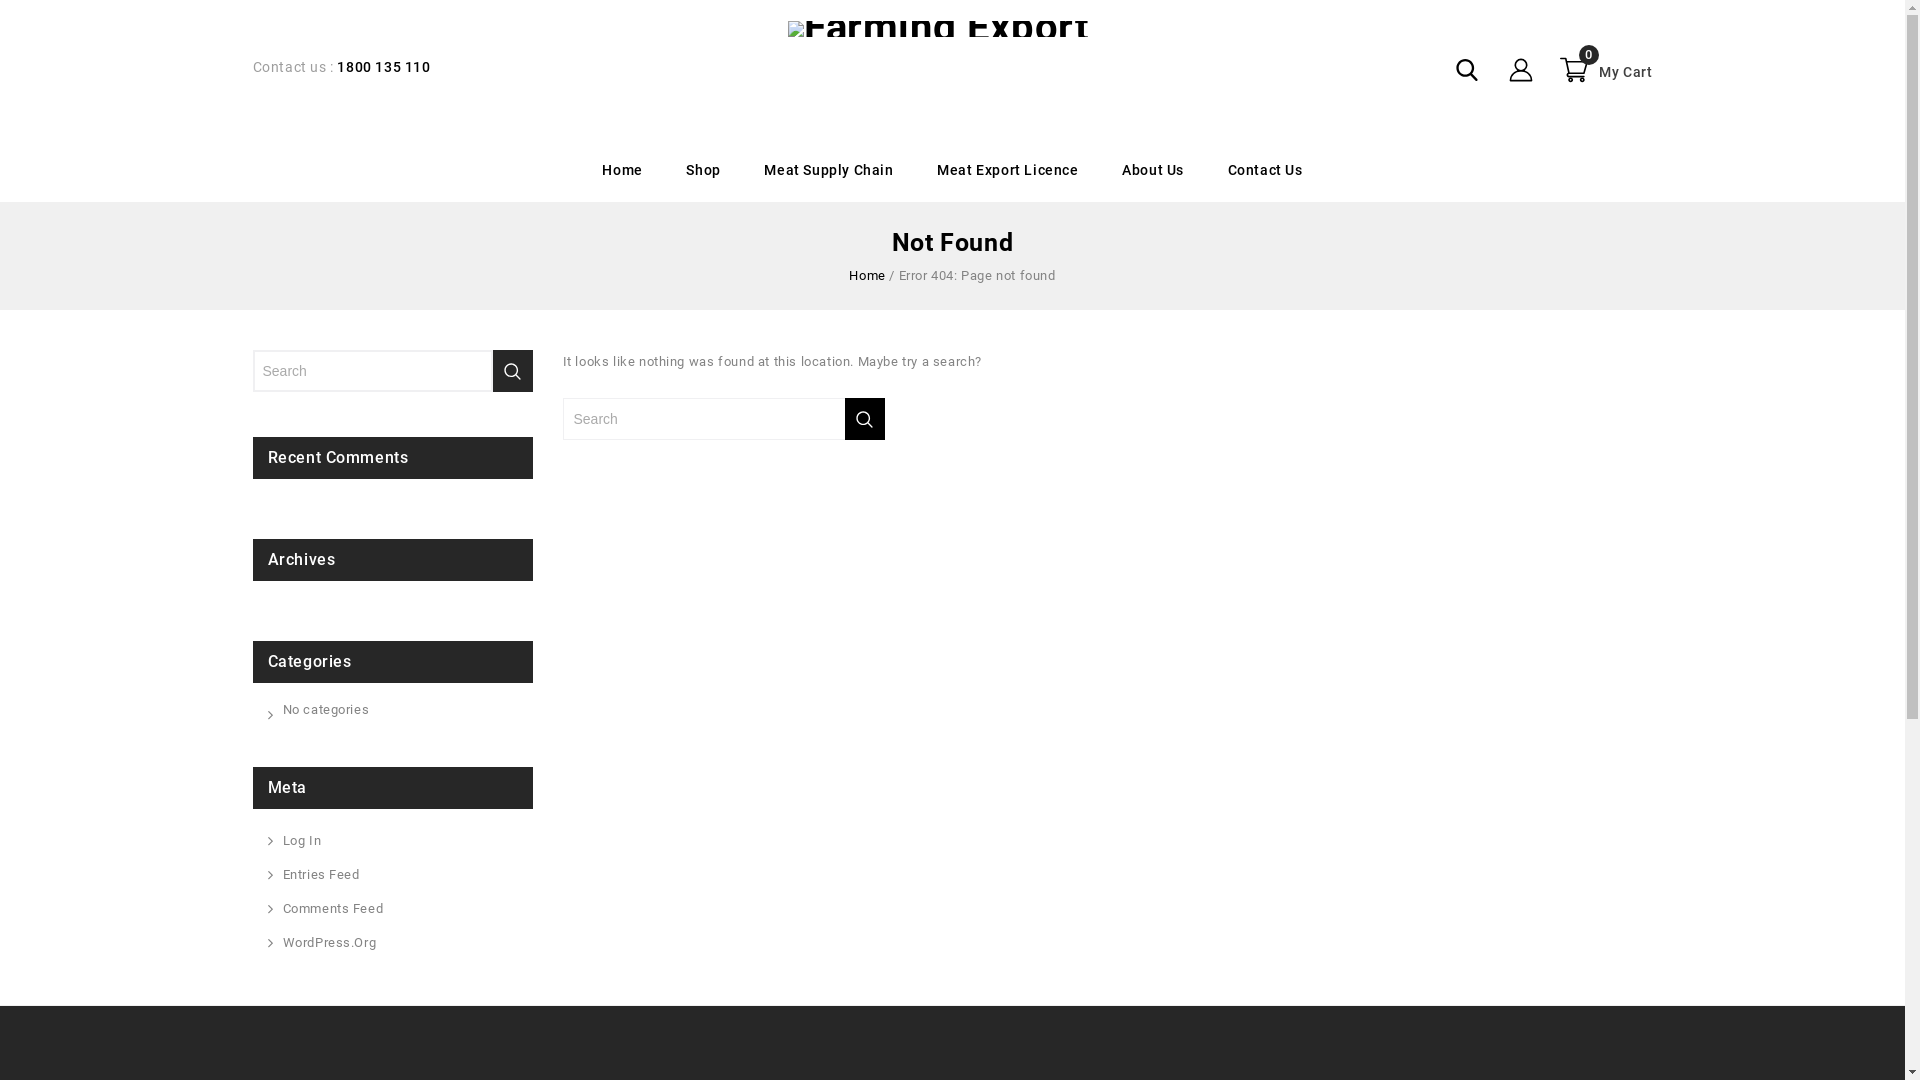  I want to click on 'Farming Export: Australian Meat Exporters, Beef, Lamb, Goat', so click(937, 28).